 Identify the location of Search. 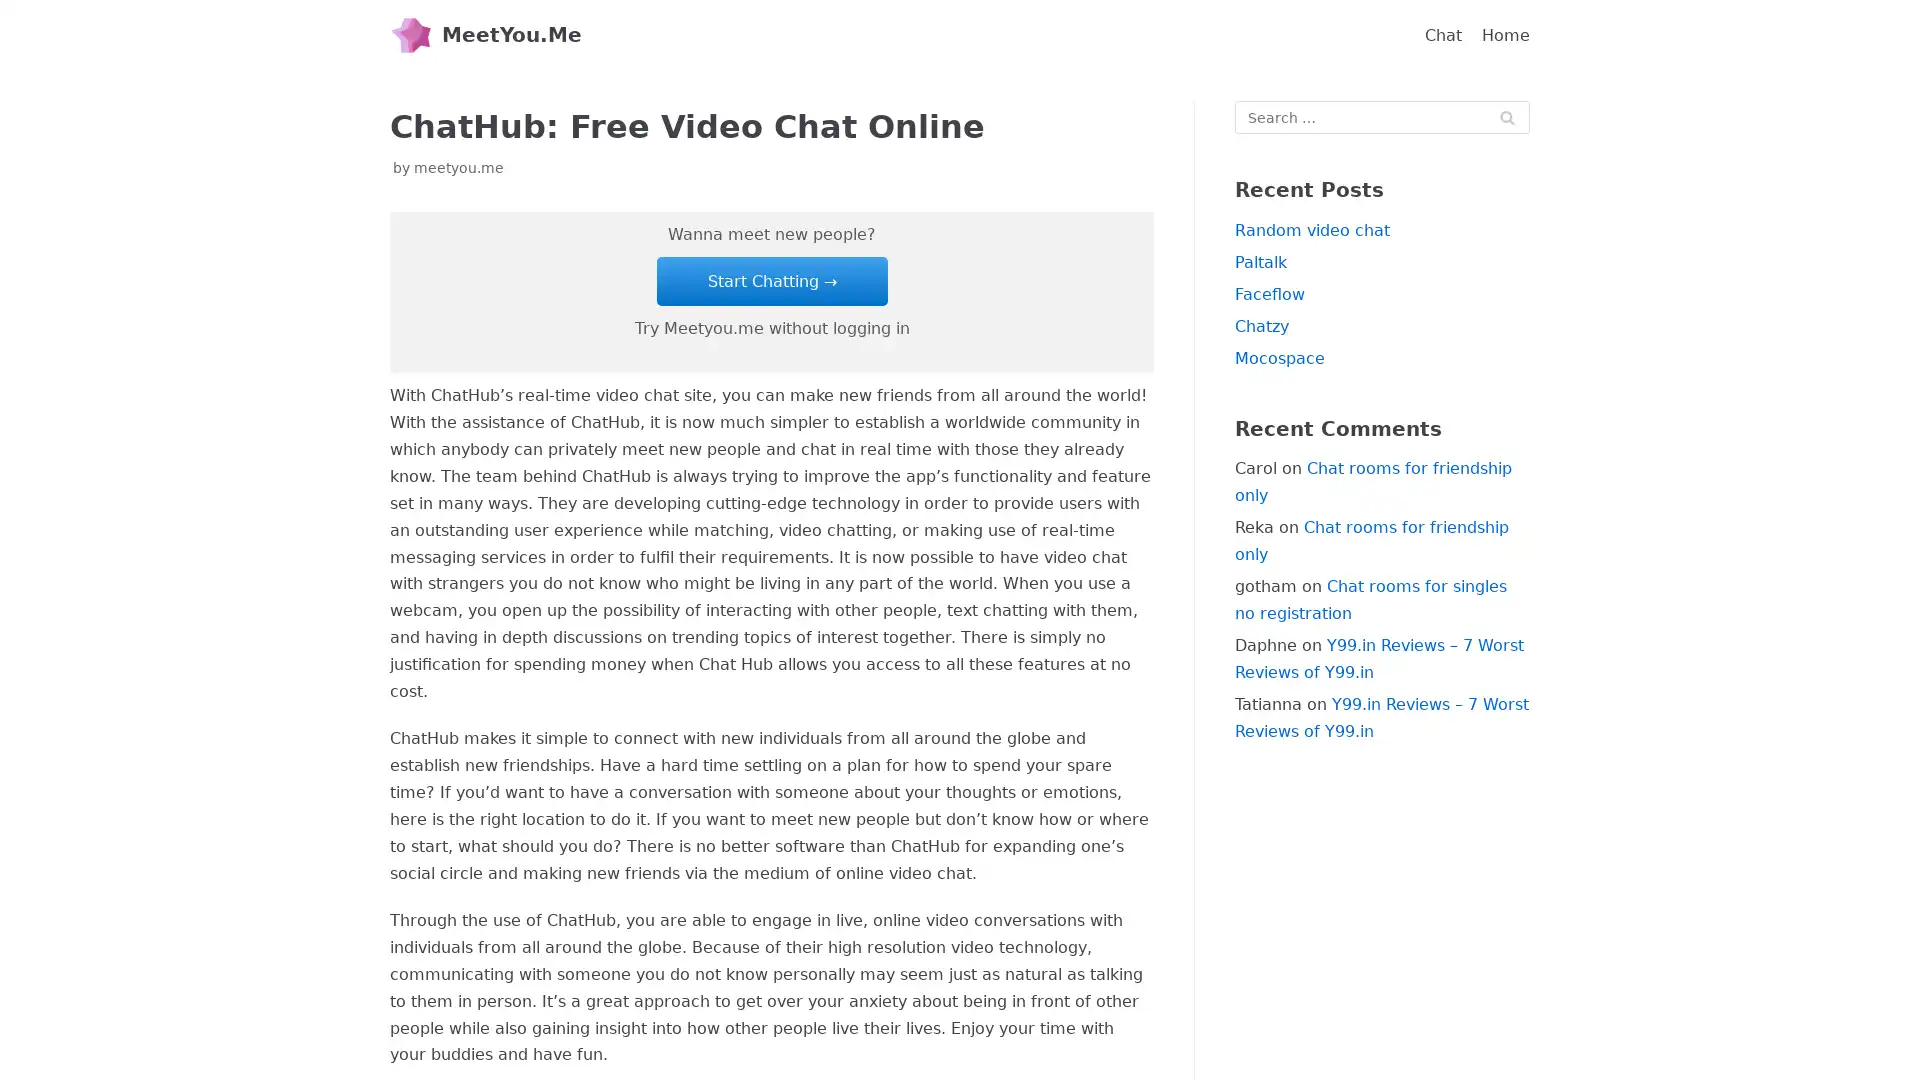
(1507, 117).